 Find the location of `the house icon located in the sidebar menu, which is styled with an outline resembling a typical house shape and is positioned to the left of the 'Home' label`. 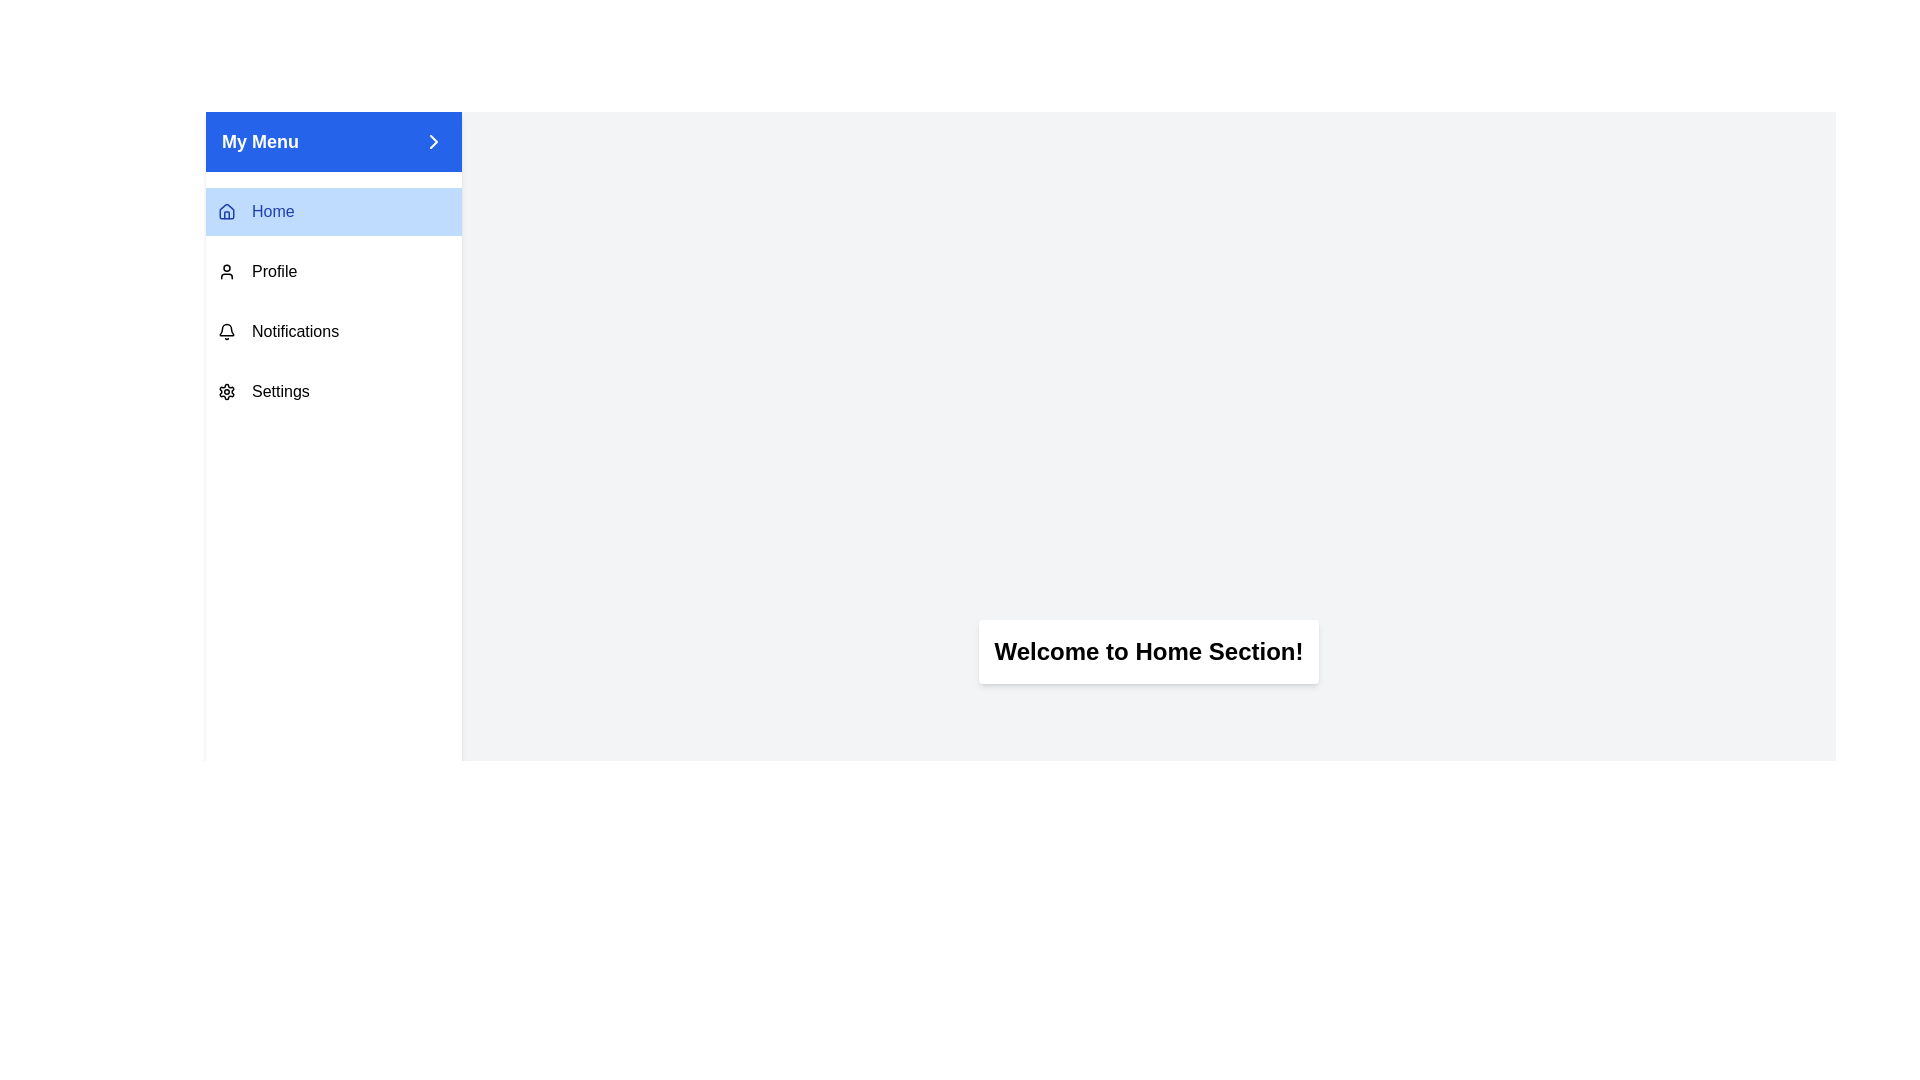

the house icon located in the sidebar menu, which is styled with an outline resembling a typical house shape and is positioned to the left of the 'Home' label is located at coordinates (226, 211).